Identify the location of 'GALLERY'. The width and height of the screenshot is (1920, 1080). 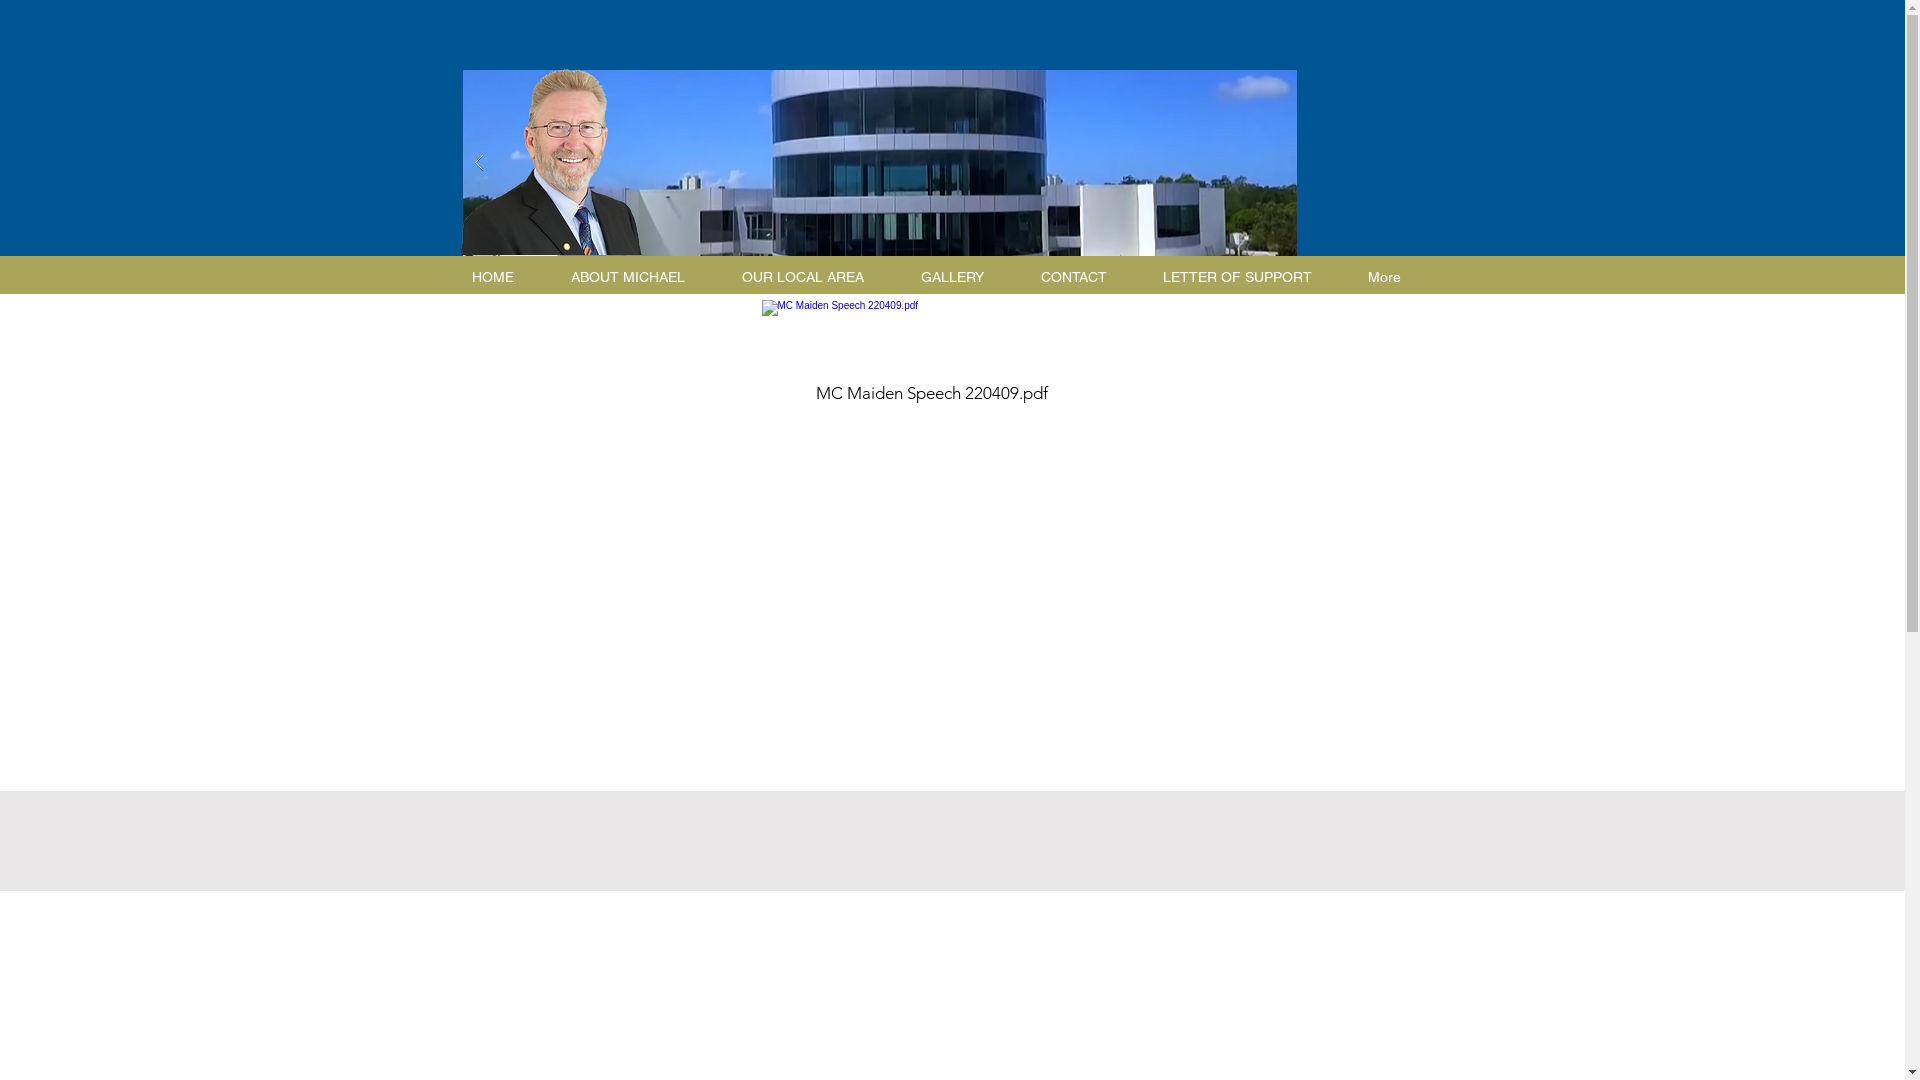
(961, 277).